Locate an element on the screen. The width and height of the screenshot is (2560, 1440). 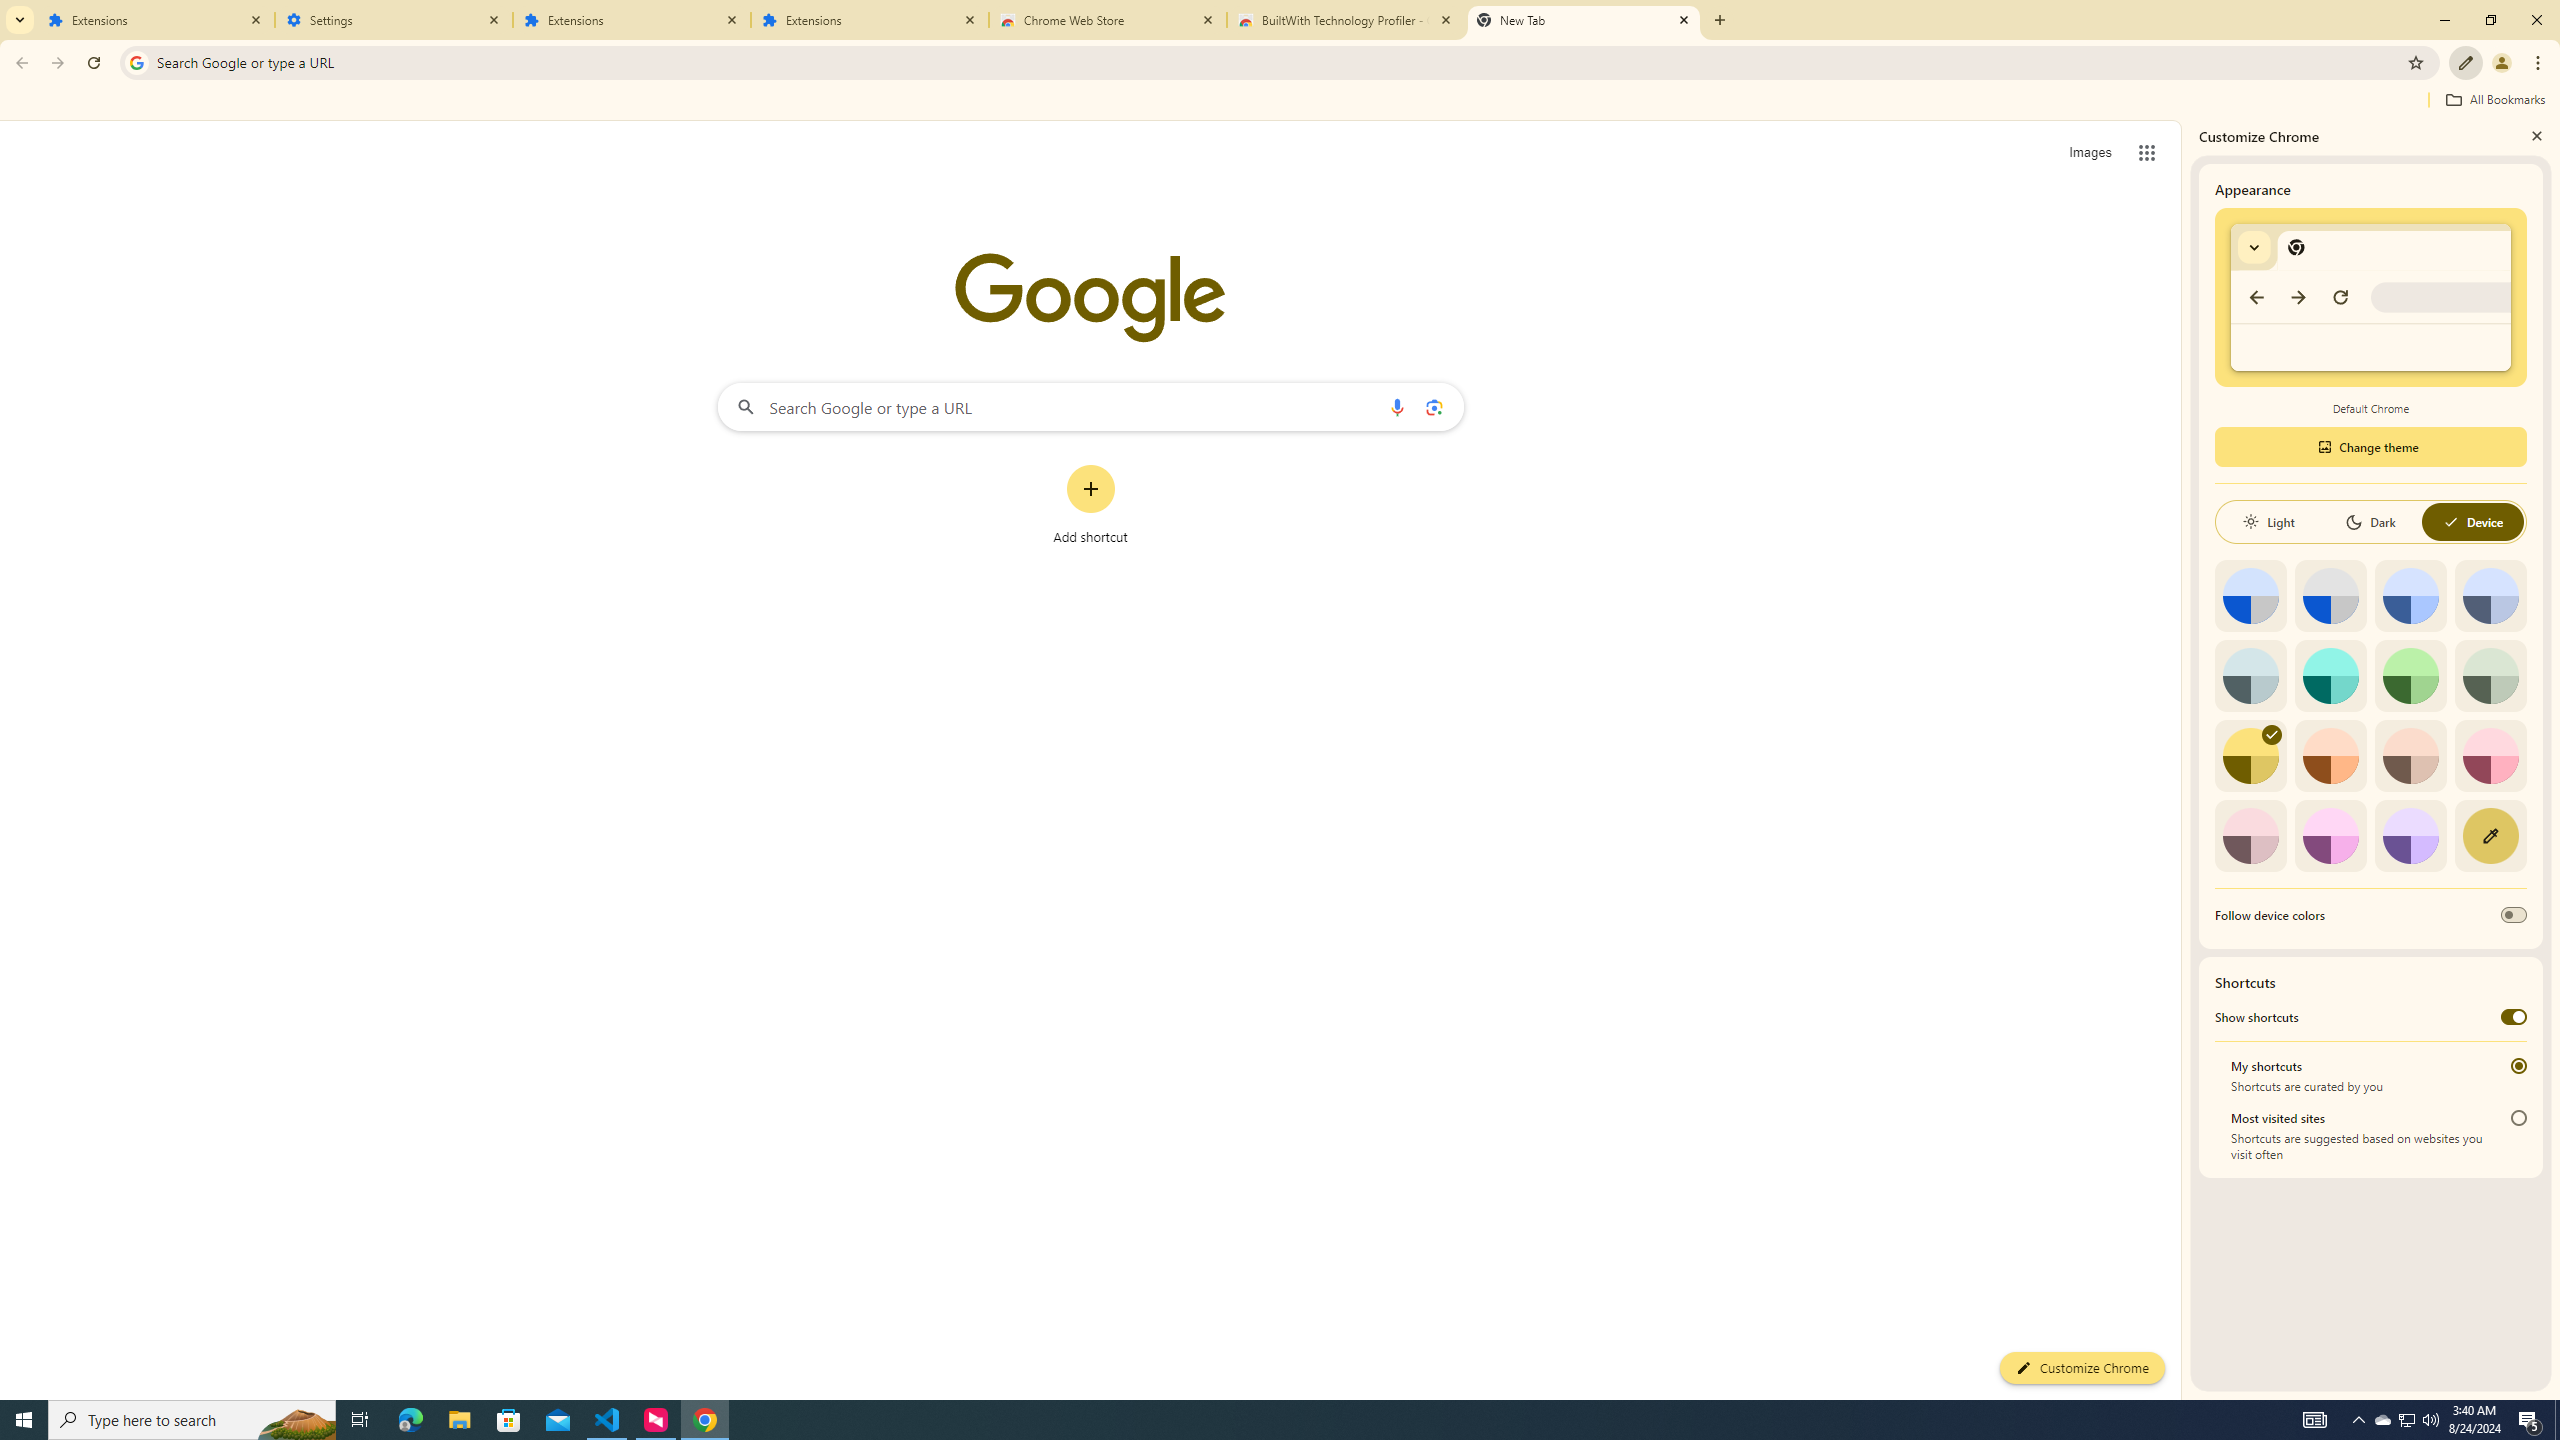
'Aqua' is located at coordinates (2329, 674).